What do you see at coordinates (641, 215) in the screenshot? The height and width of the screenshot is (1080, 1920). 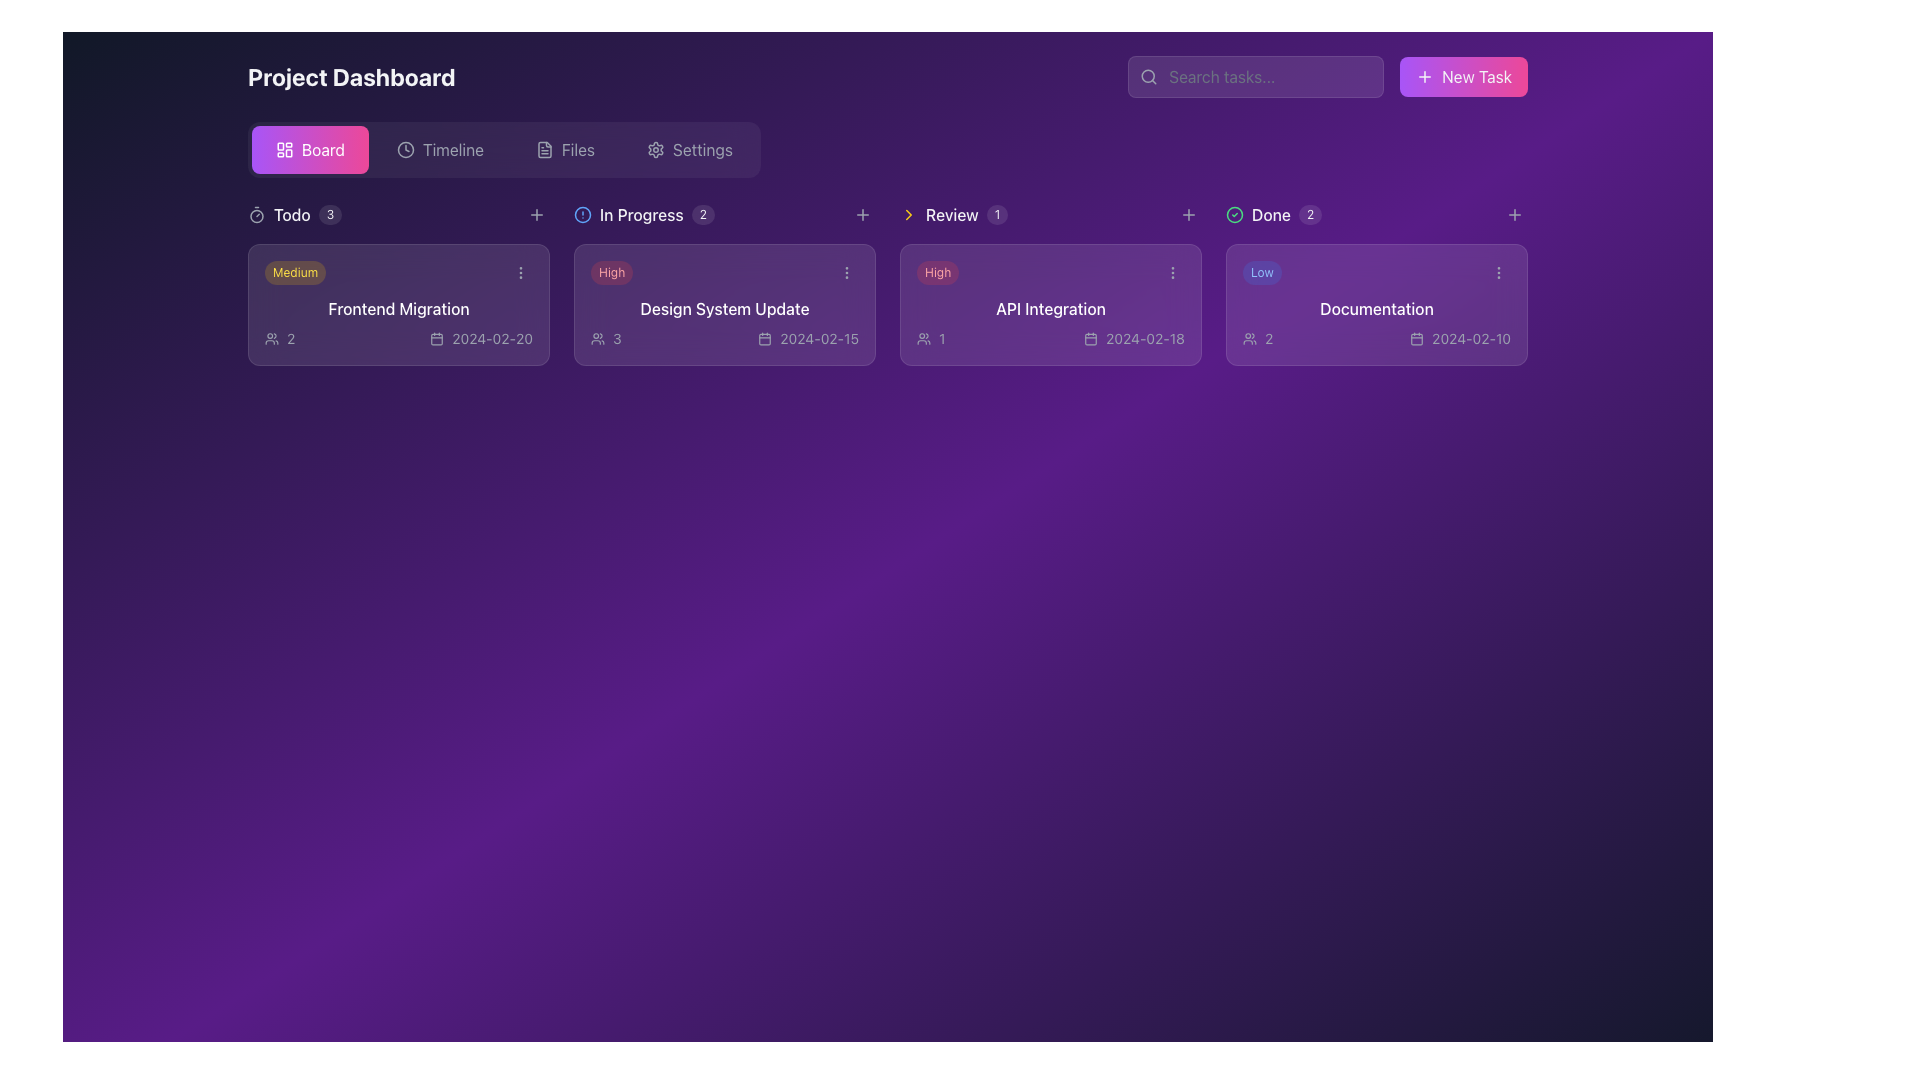 I see `the status indicator text label located in the 'Review' column of the Kanban-style task management area` at bounding box center [641, 215].